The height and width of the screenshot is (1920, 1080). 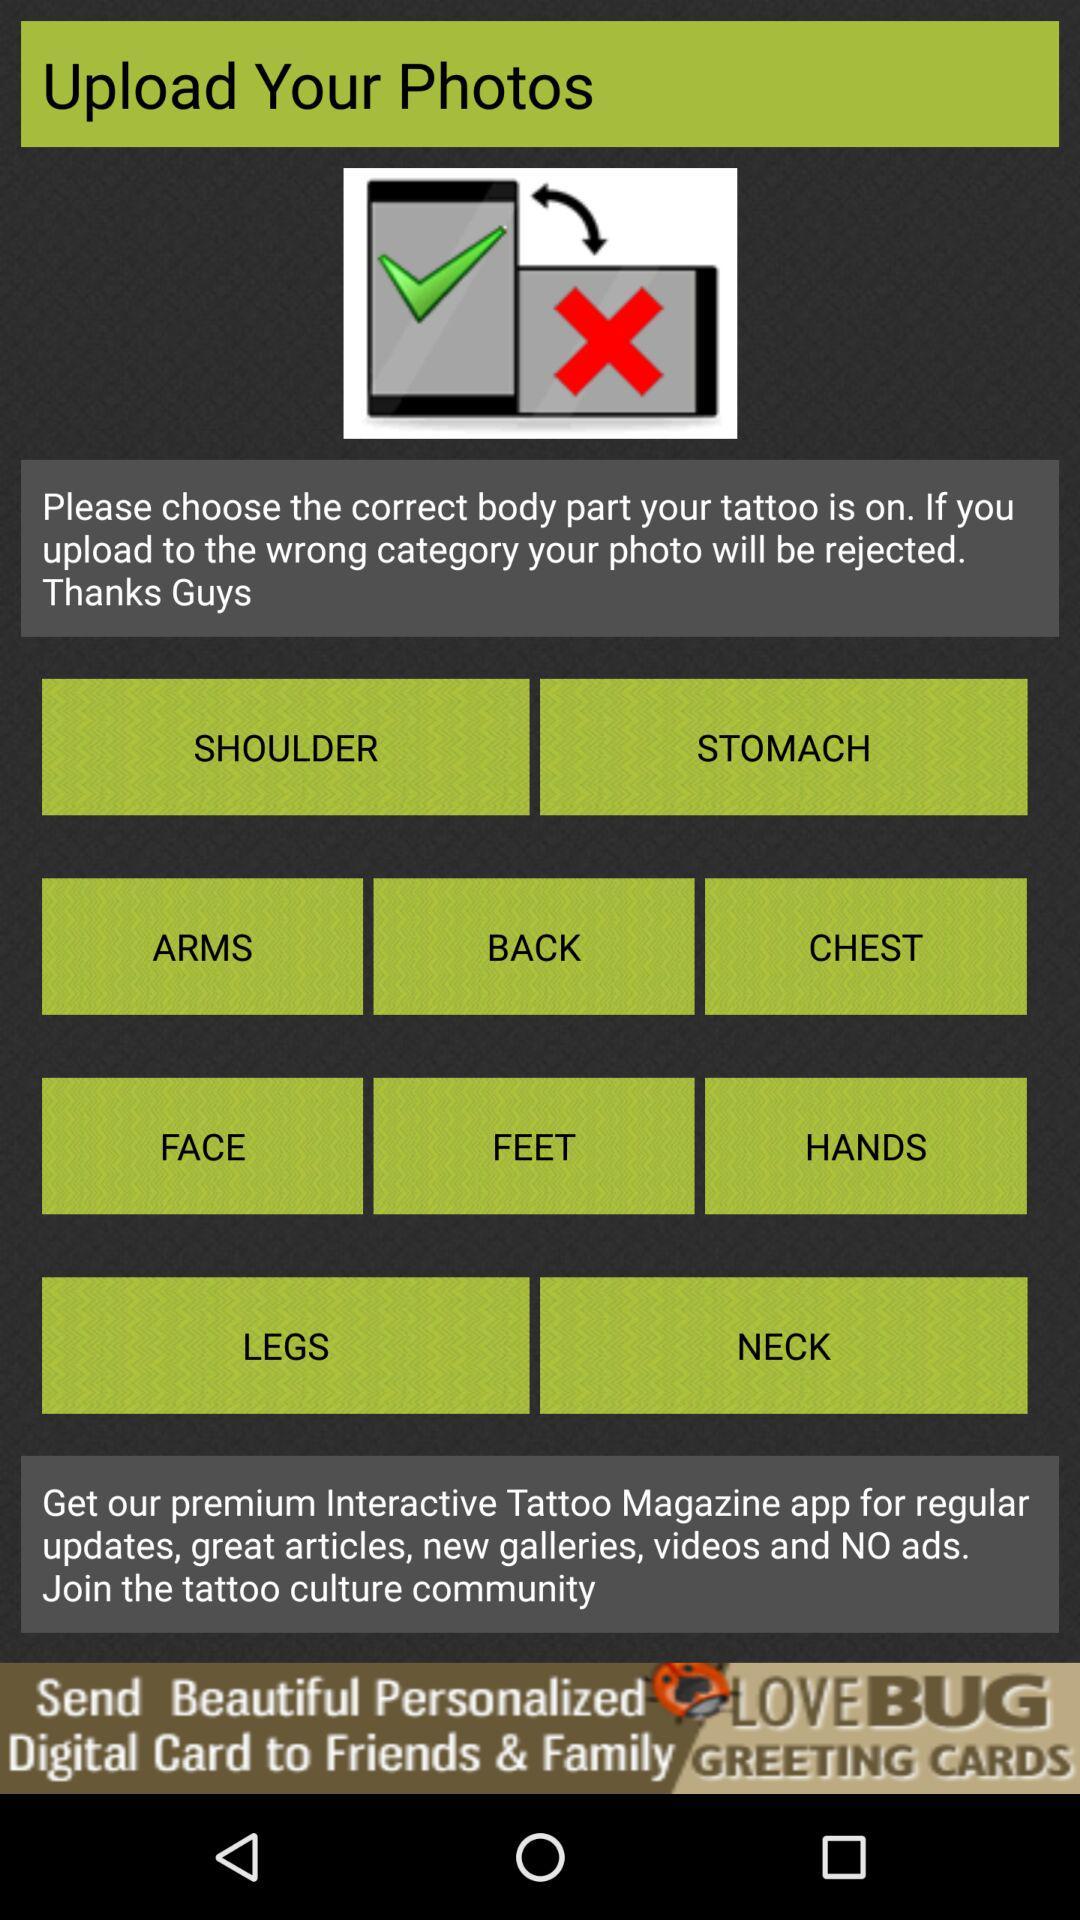 What do you see at coordinates (540, 1727) in the screenshot?
I see `open advertisement` at bounding box center [540, 1727].